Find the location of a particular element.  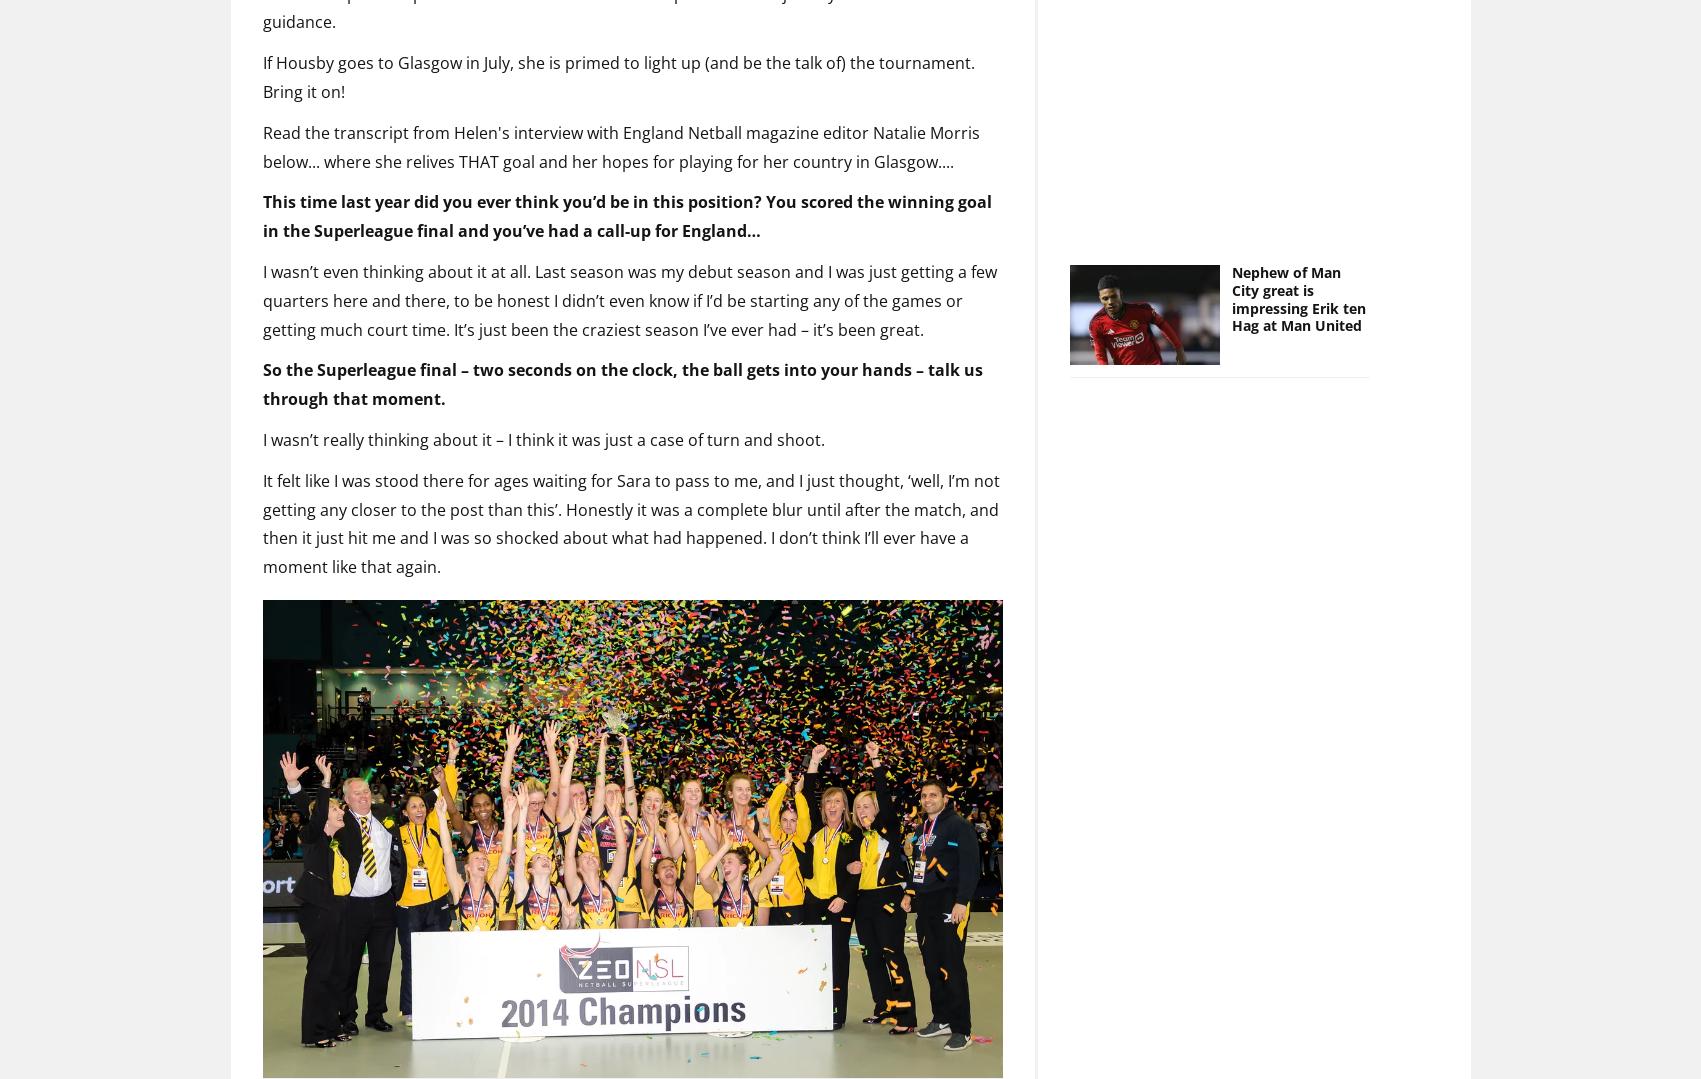

'I wasn’t really thinking about it – I think it was just a case of turn and shoot.' is located at coordinates (542, 405).